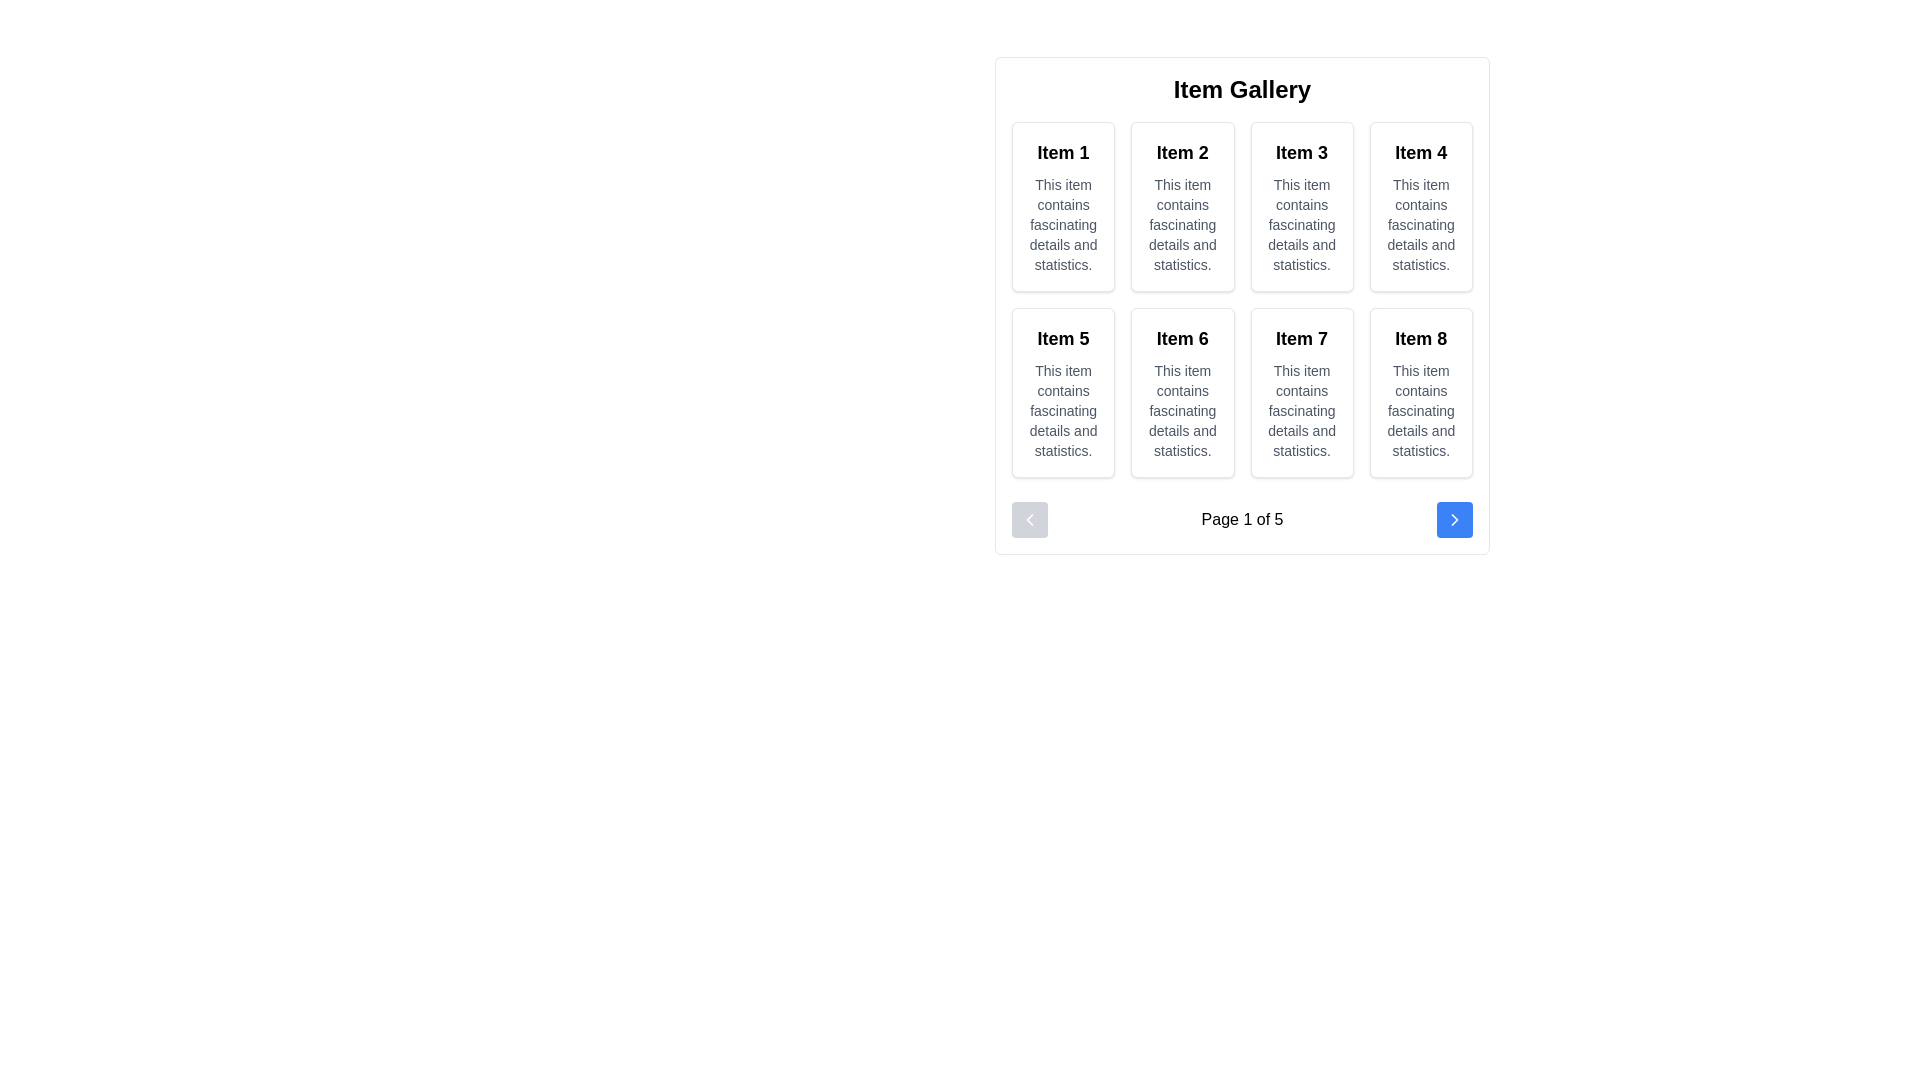  I want to click on the static text display that shows 'This item contains fascinating details and statistics.' located below 'Item 1' in the first card of the grid layout, so click(1062, 224).